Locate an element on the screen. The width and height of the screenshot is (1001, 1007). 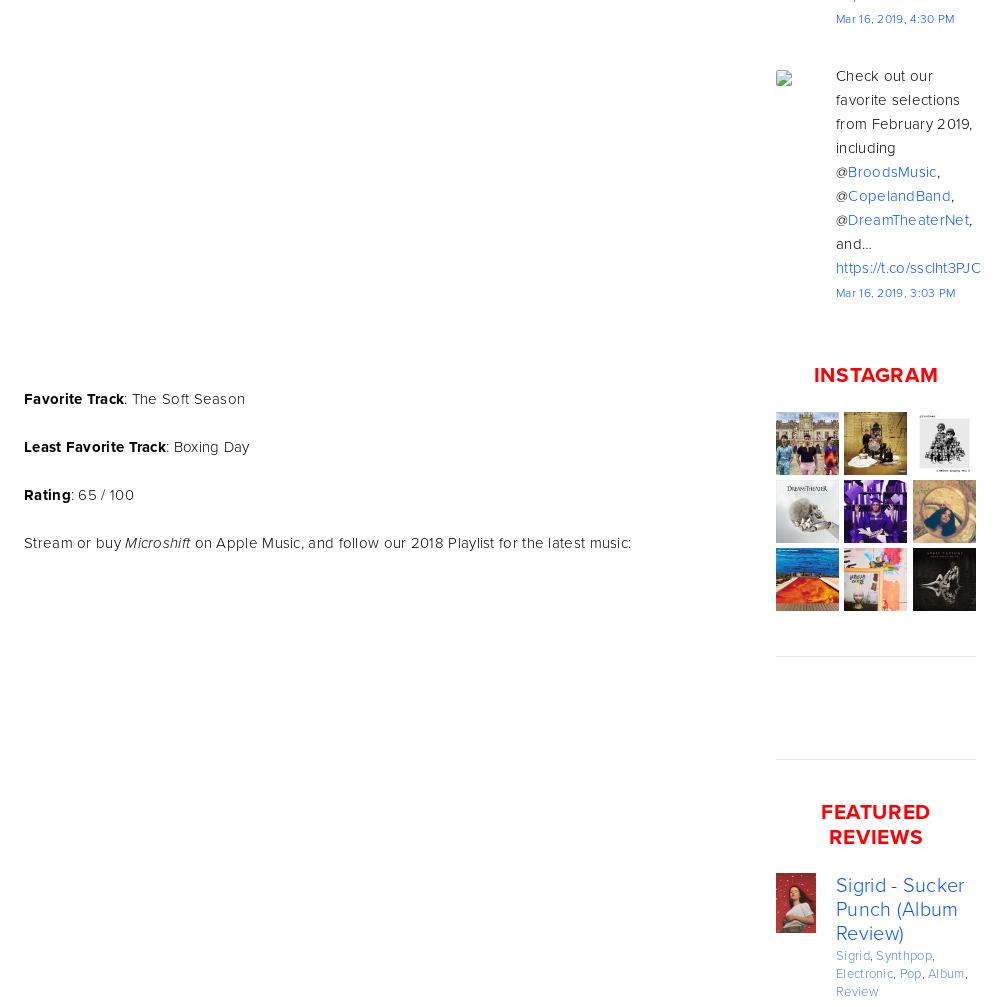
'Electronic' is located at coordinates (835, 972).